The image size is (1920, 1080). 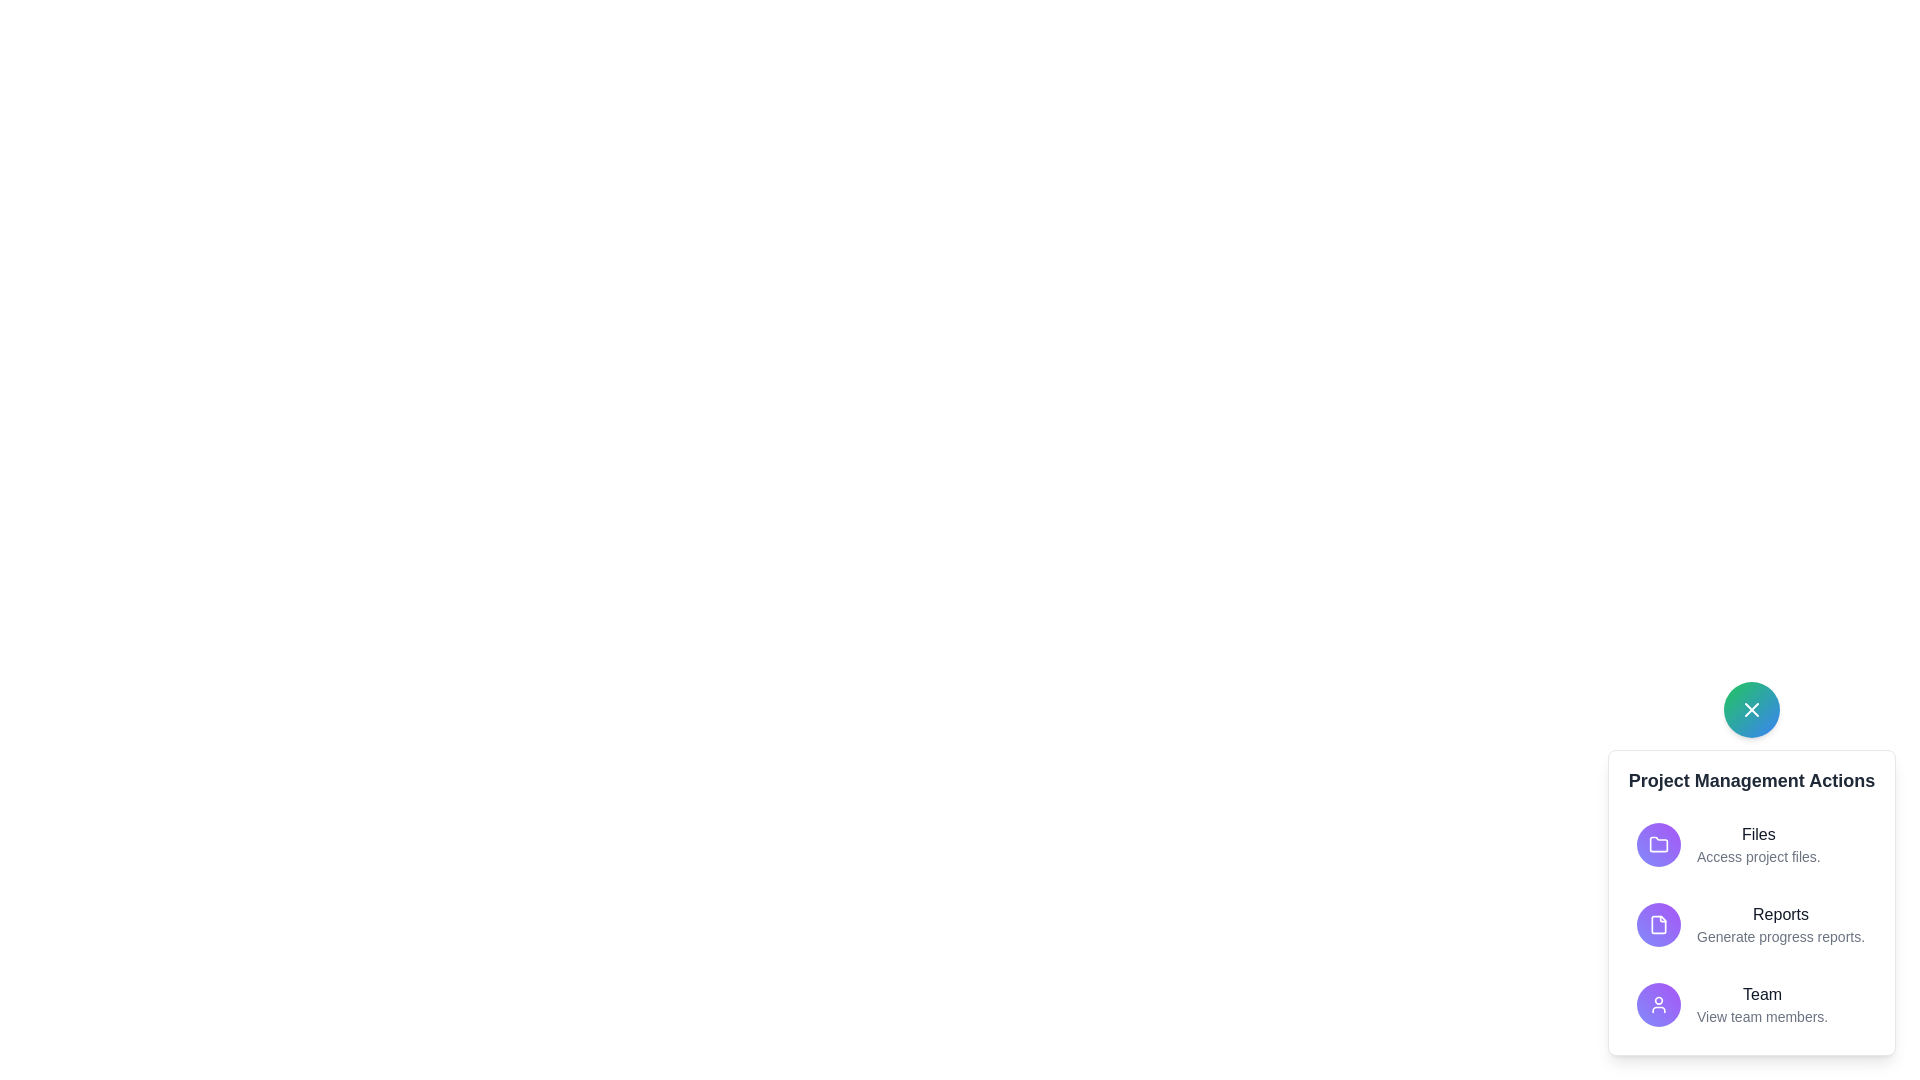 I want to click on the action button labeled Files to view its description, so click(x=1659, y=844).